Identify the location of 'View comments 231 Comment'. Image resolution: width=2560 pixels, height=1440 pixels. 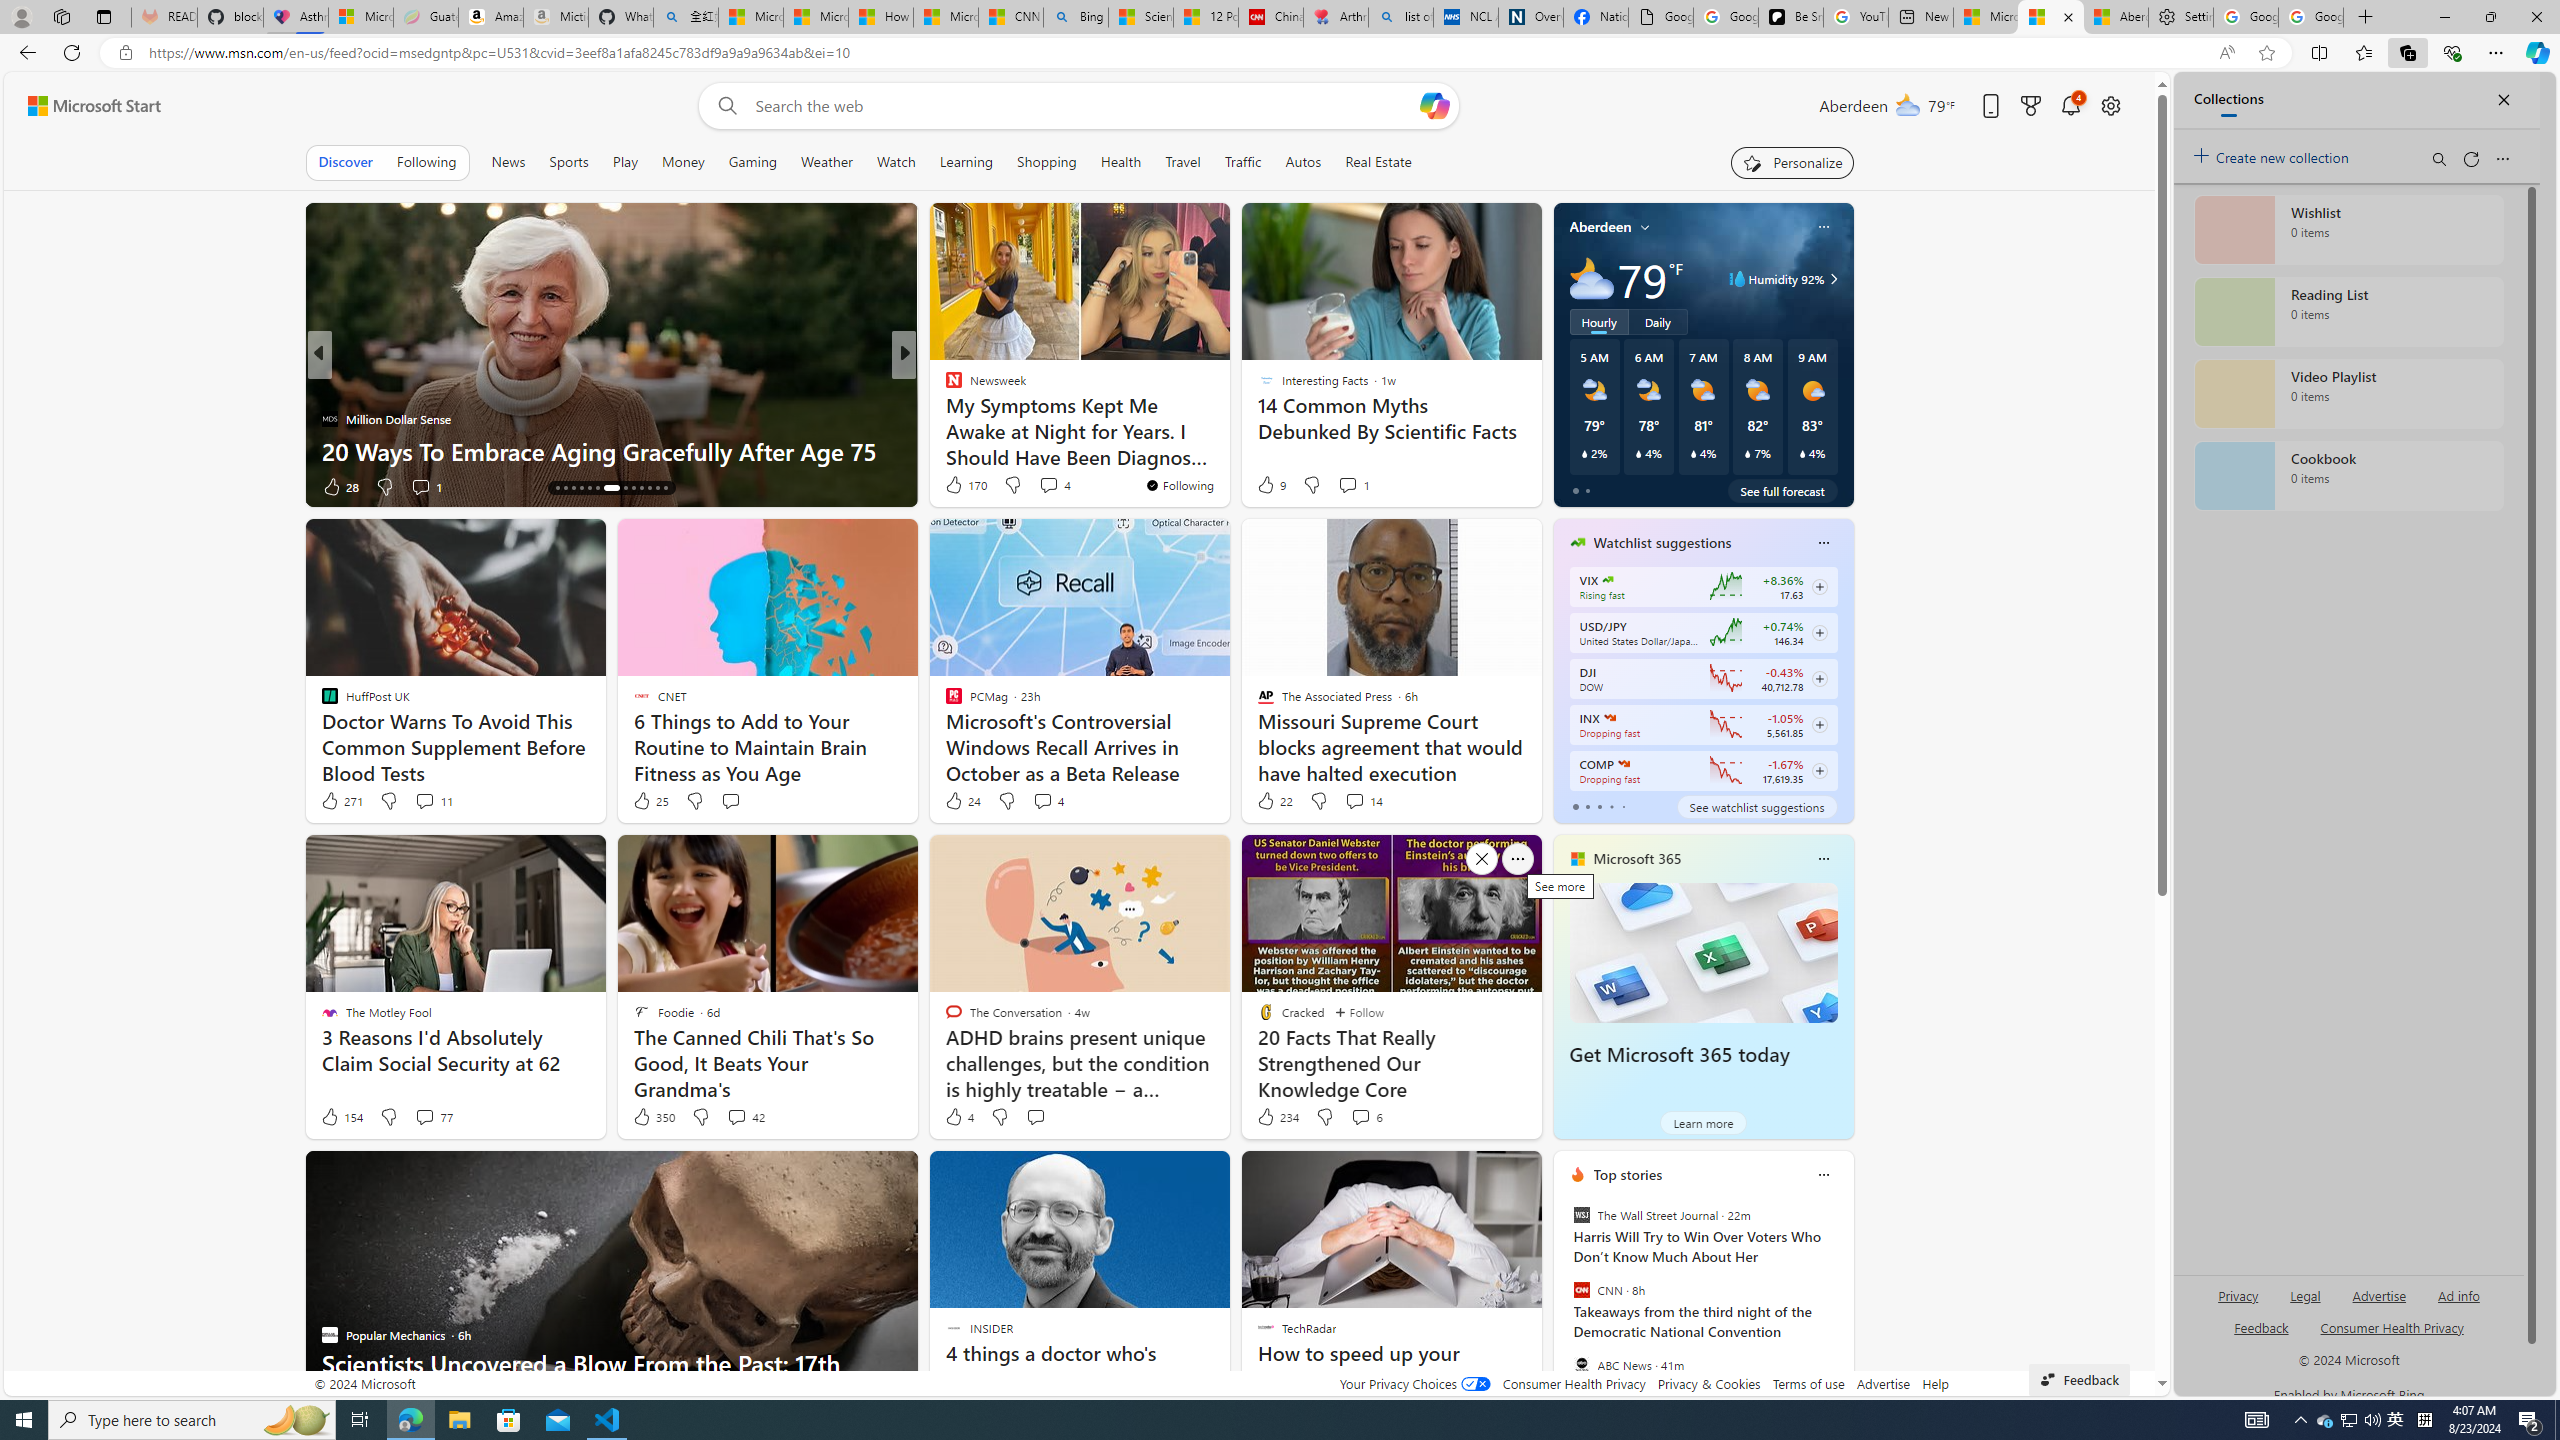
(1035, 486).